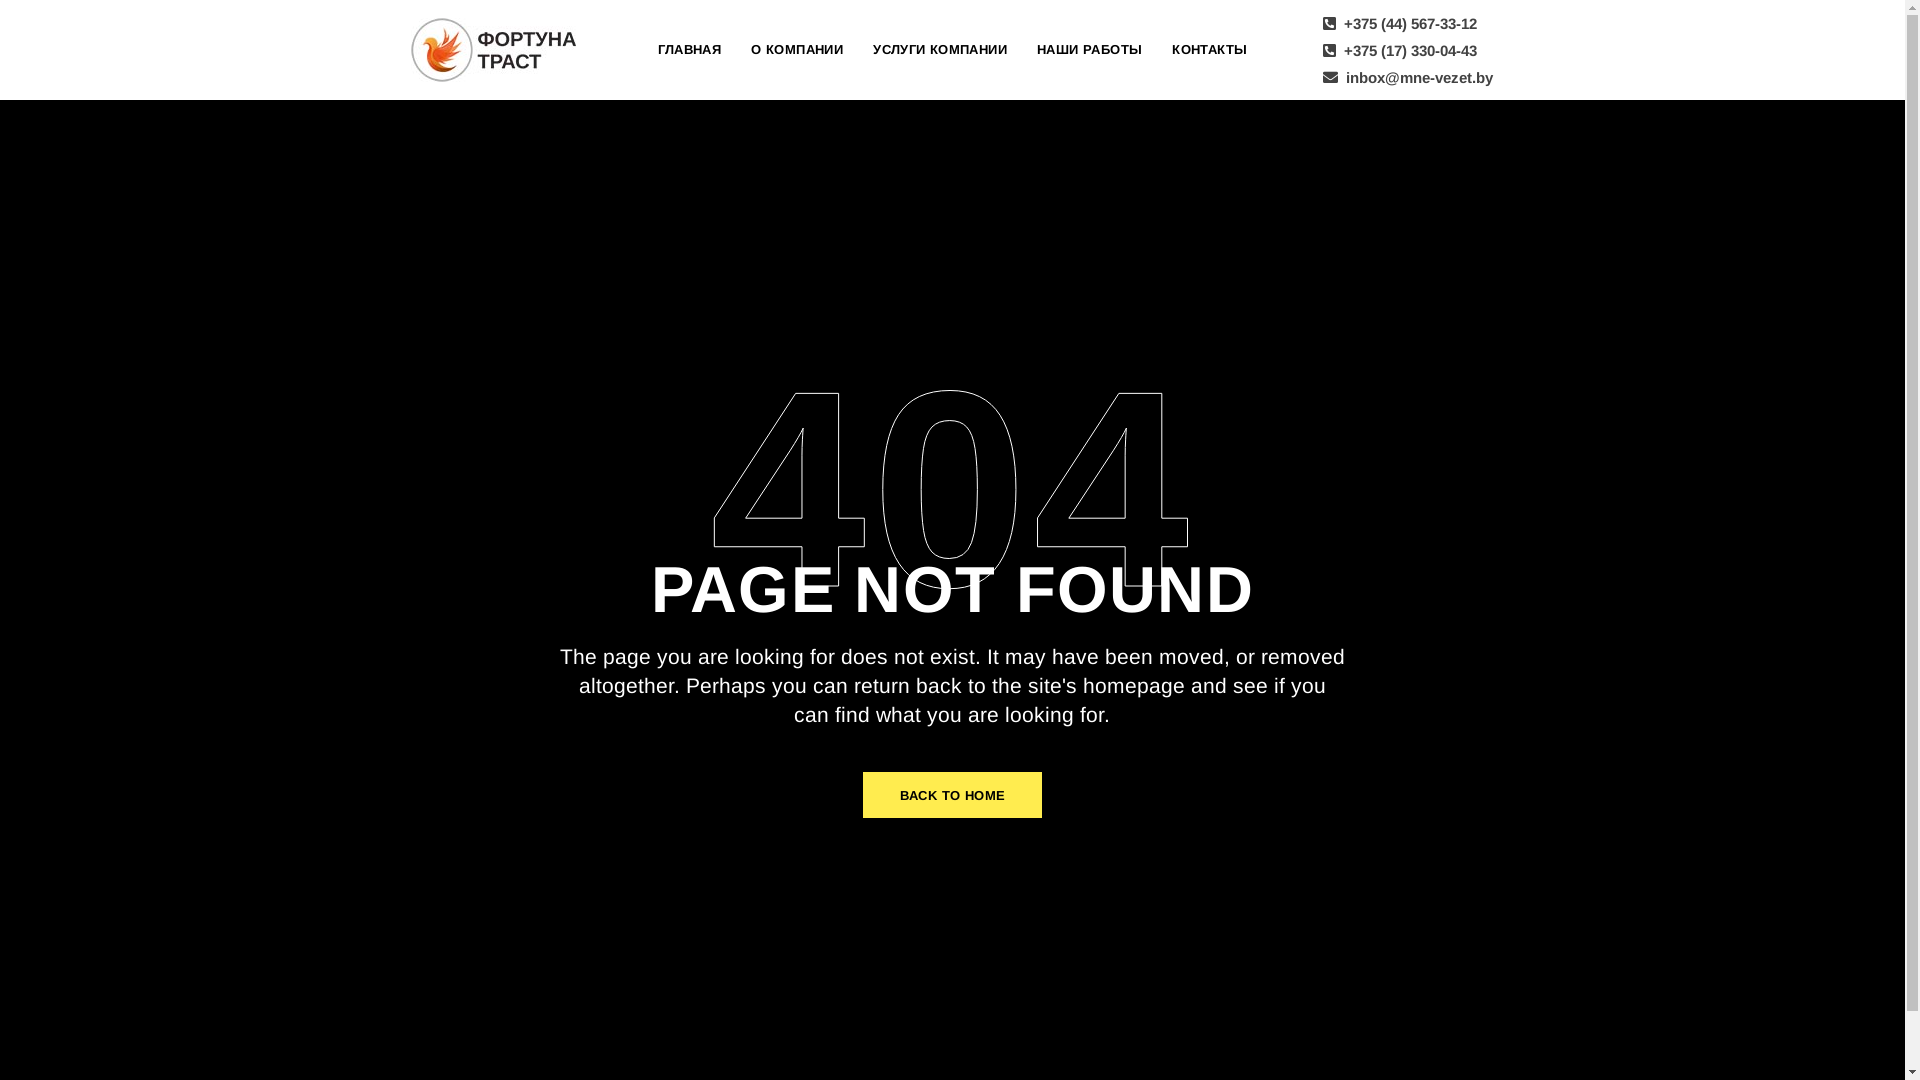 The height and width of the screenshot is (1080, 1920). I want to click on ' +375 (17) 330-04-43', so click(1397, 49).